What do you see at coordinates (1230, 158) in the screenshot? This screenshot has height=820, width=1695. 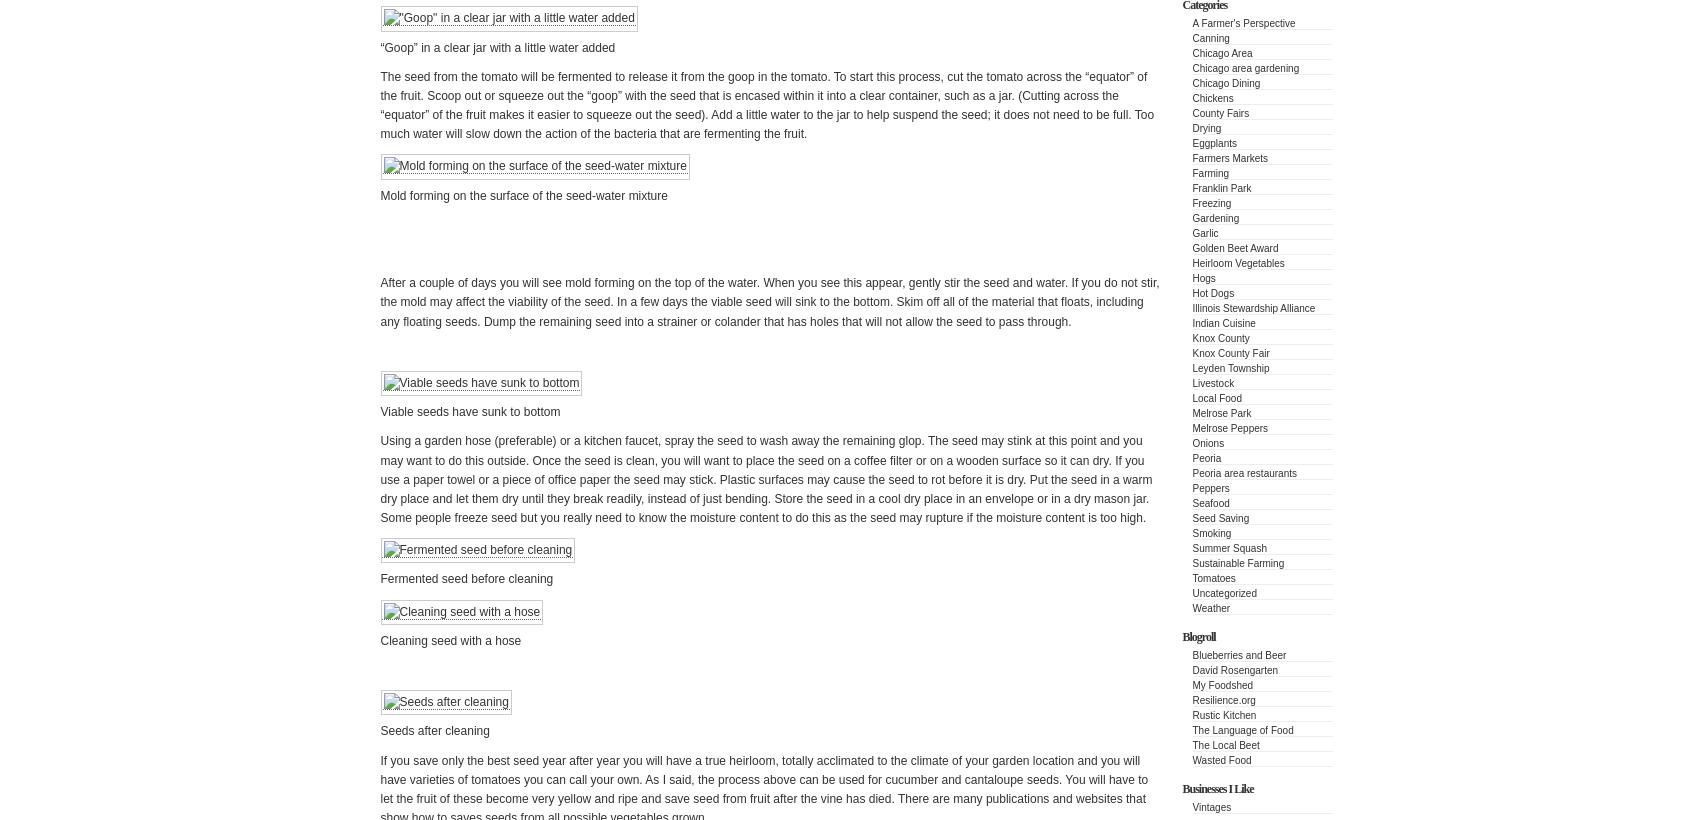 I see `'Farmers Markets'` at bounding box center [1230, 158].